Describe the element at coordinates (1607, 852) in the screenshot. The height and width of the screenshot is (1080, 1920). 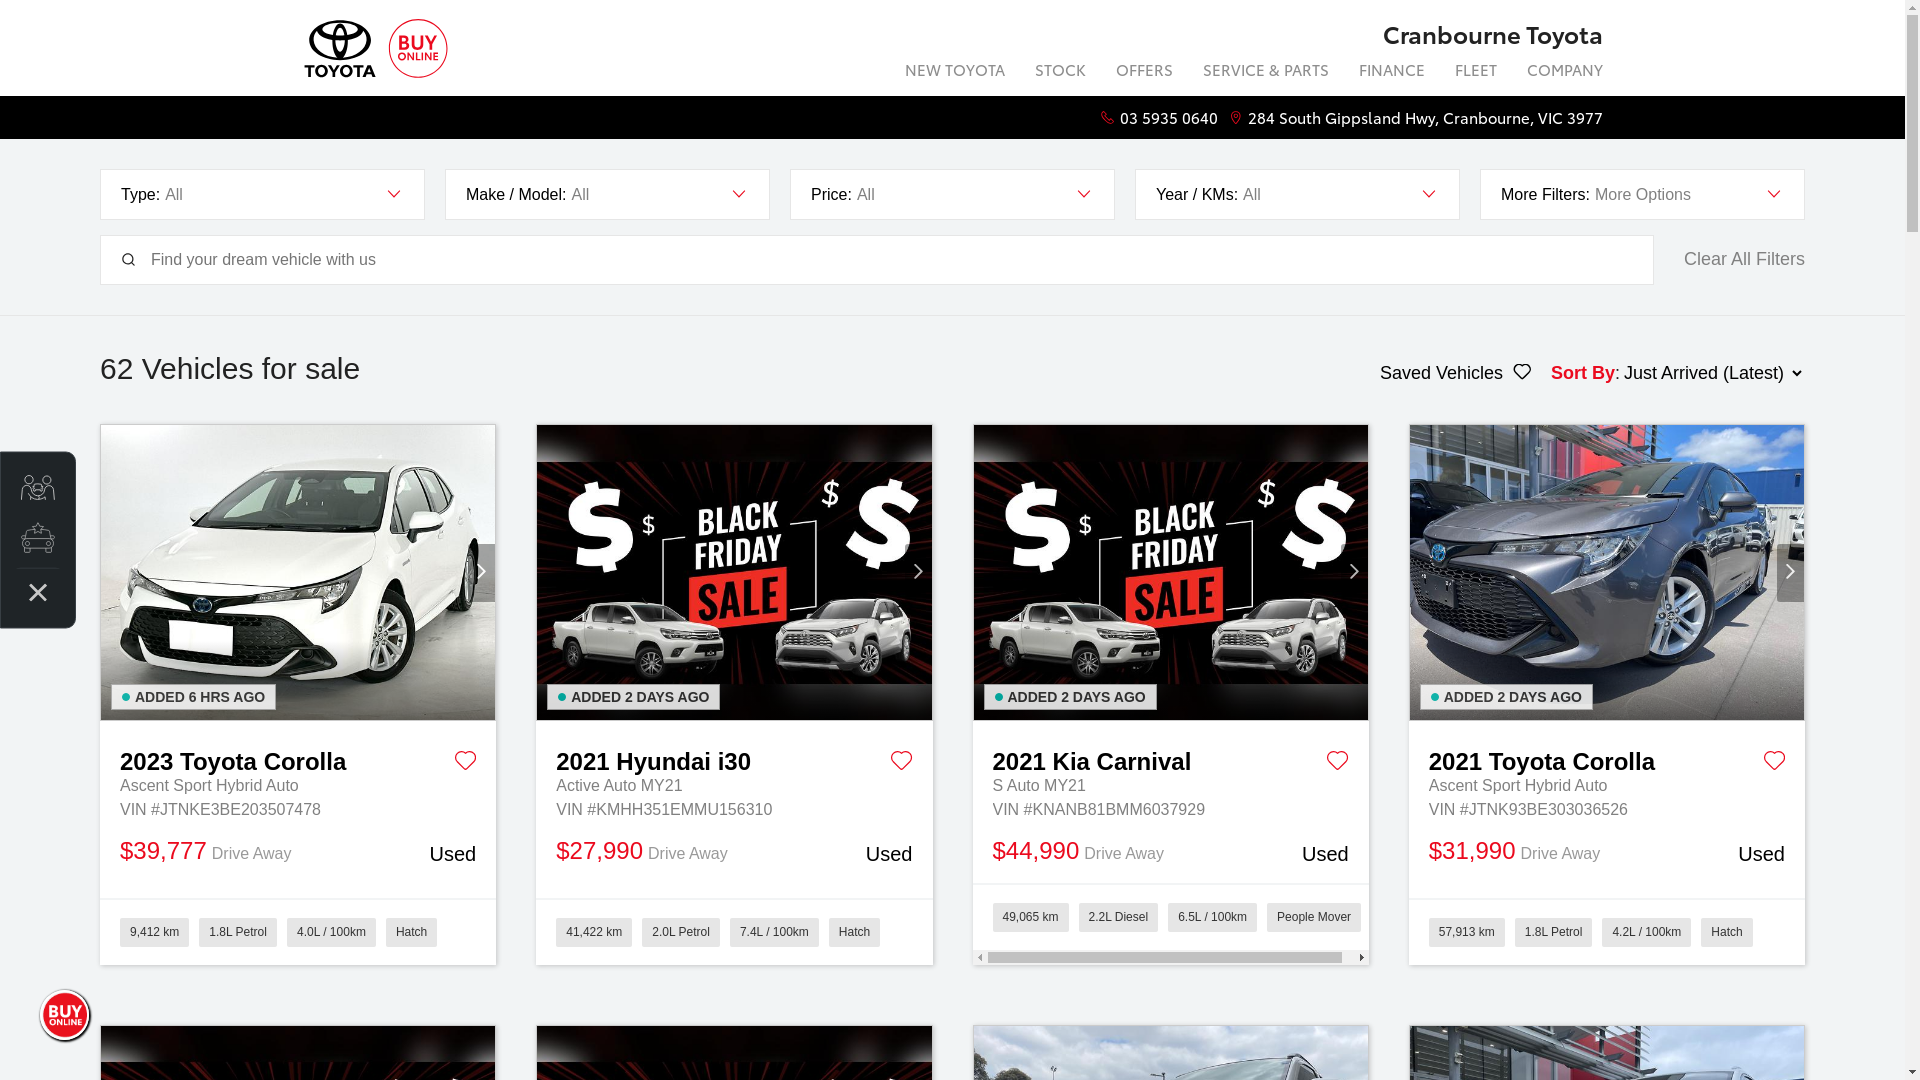
I see `'$31,990` at that location.